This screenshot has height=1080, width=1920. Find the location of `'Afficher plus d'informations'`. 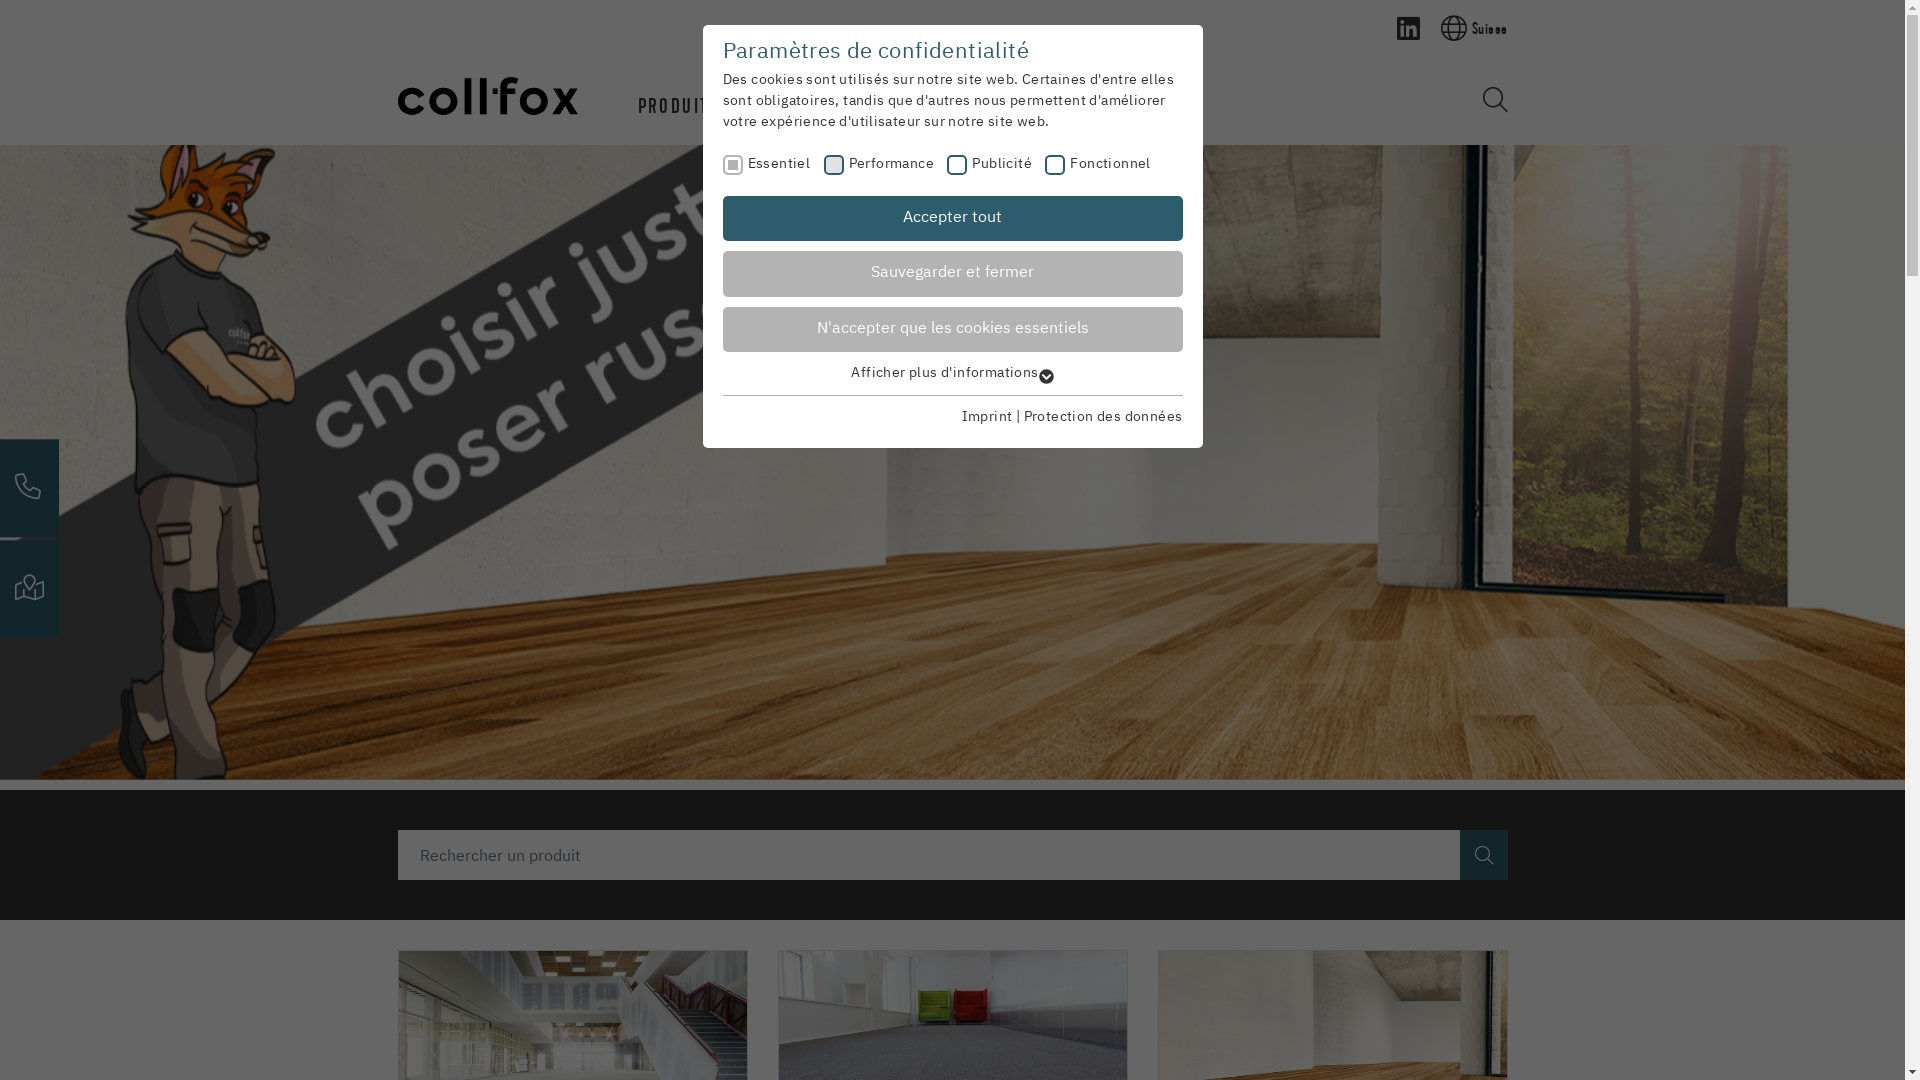

'Afficher plus d'informations' is located at coordinates (950, 373).